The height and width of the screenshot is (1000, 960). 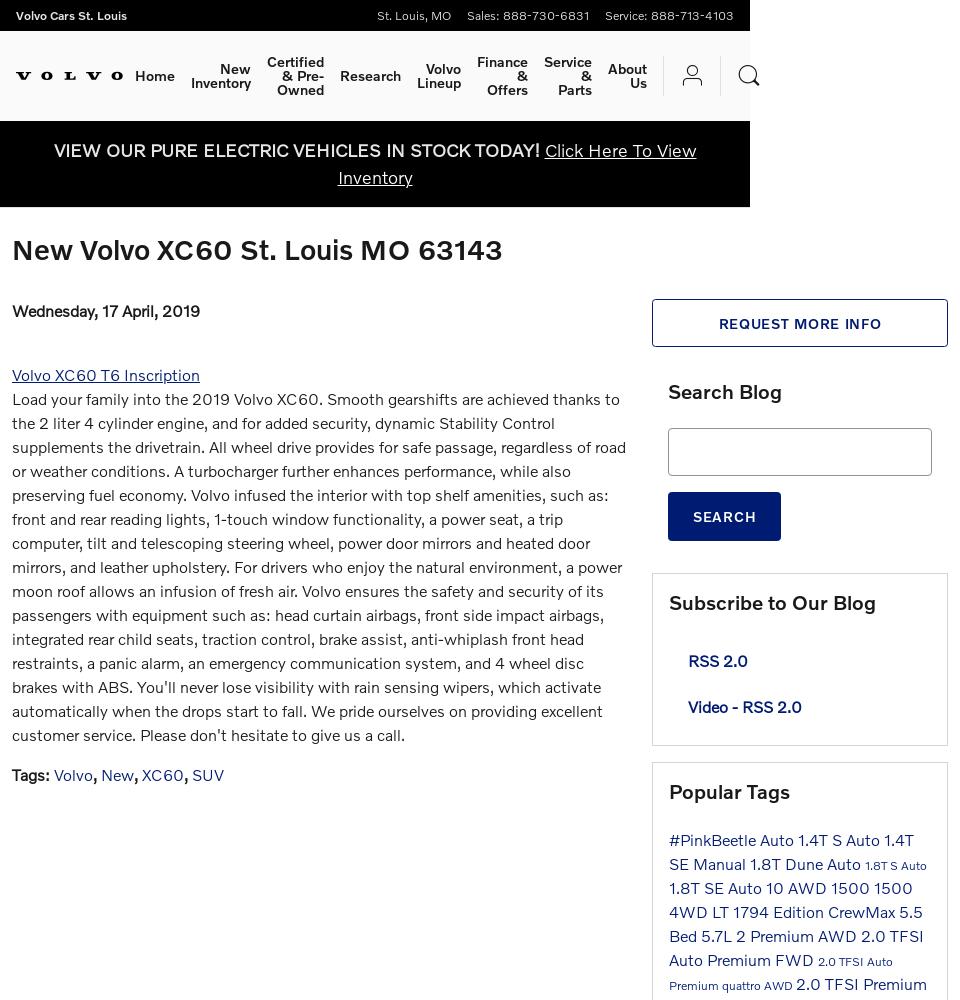 I want to click on '2.0 TFSI Auto Premium FWD', so click(x=796, y=945).